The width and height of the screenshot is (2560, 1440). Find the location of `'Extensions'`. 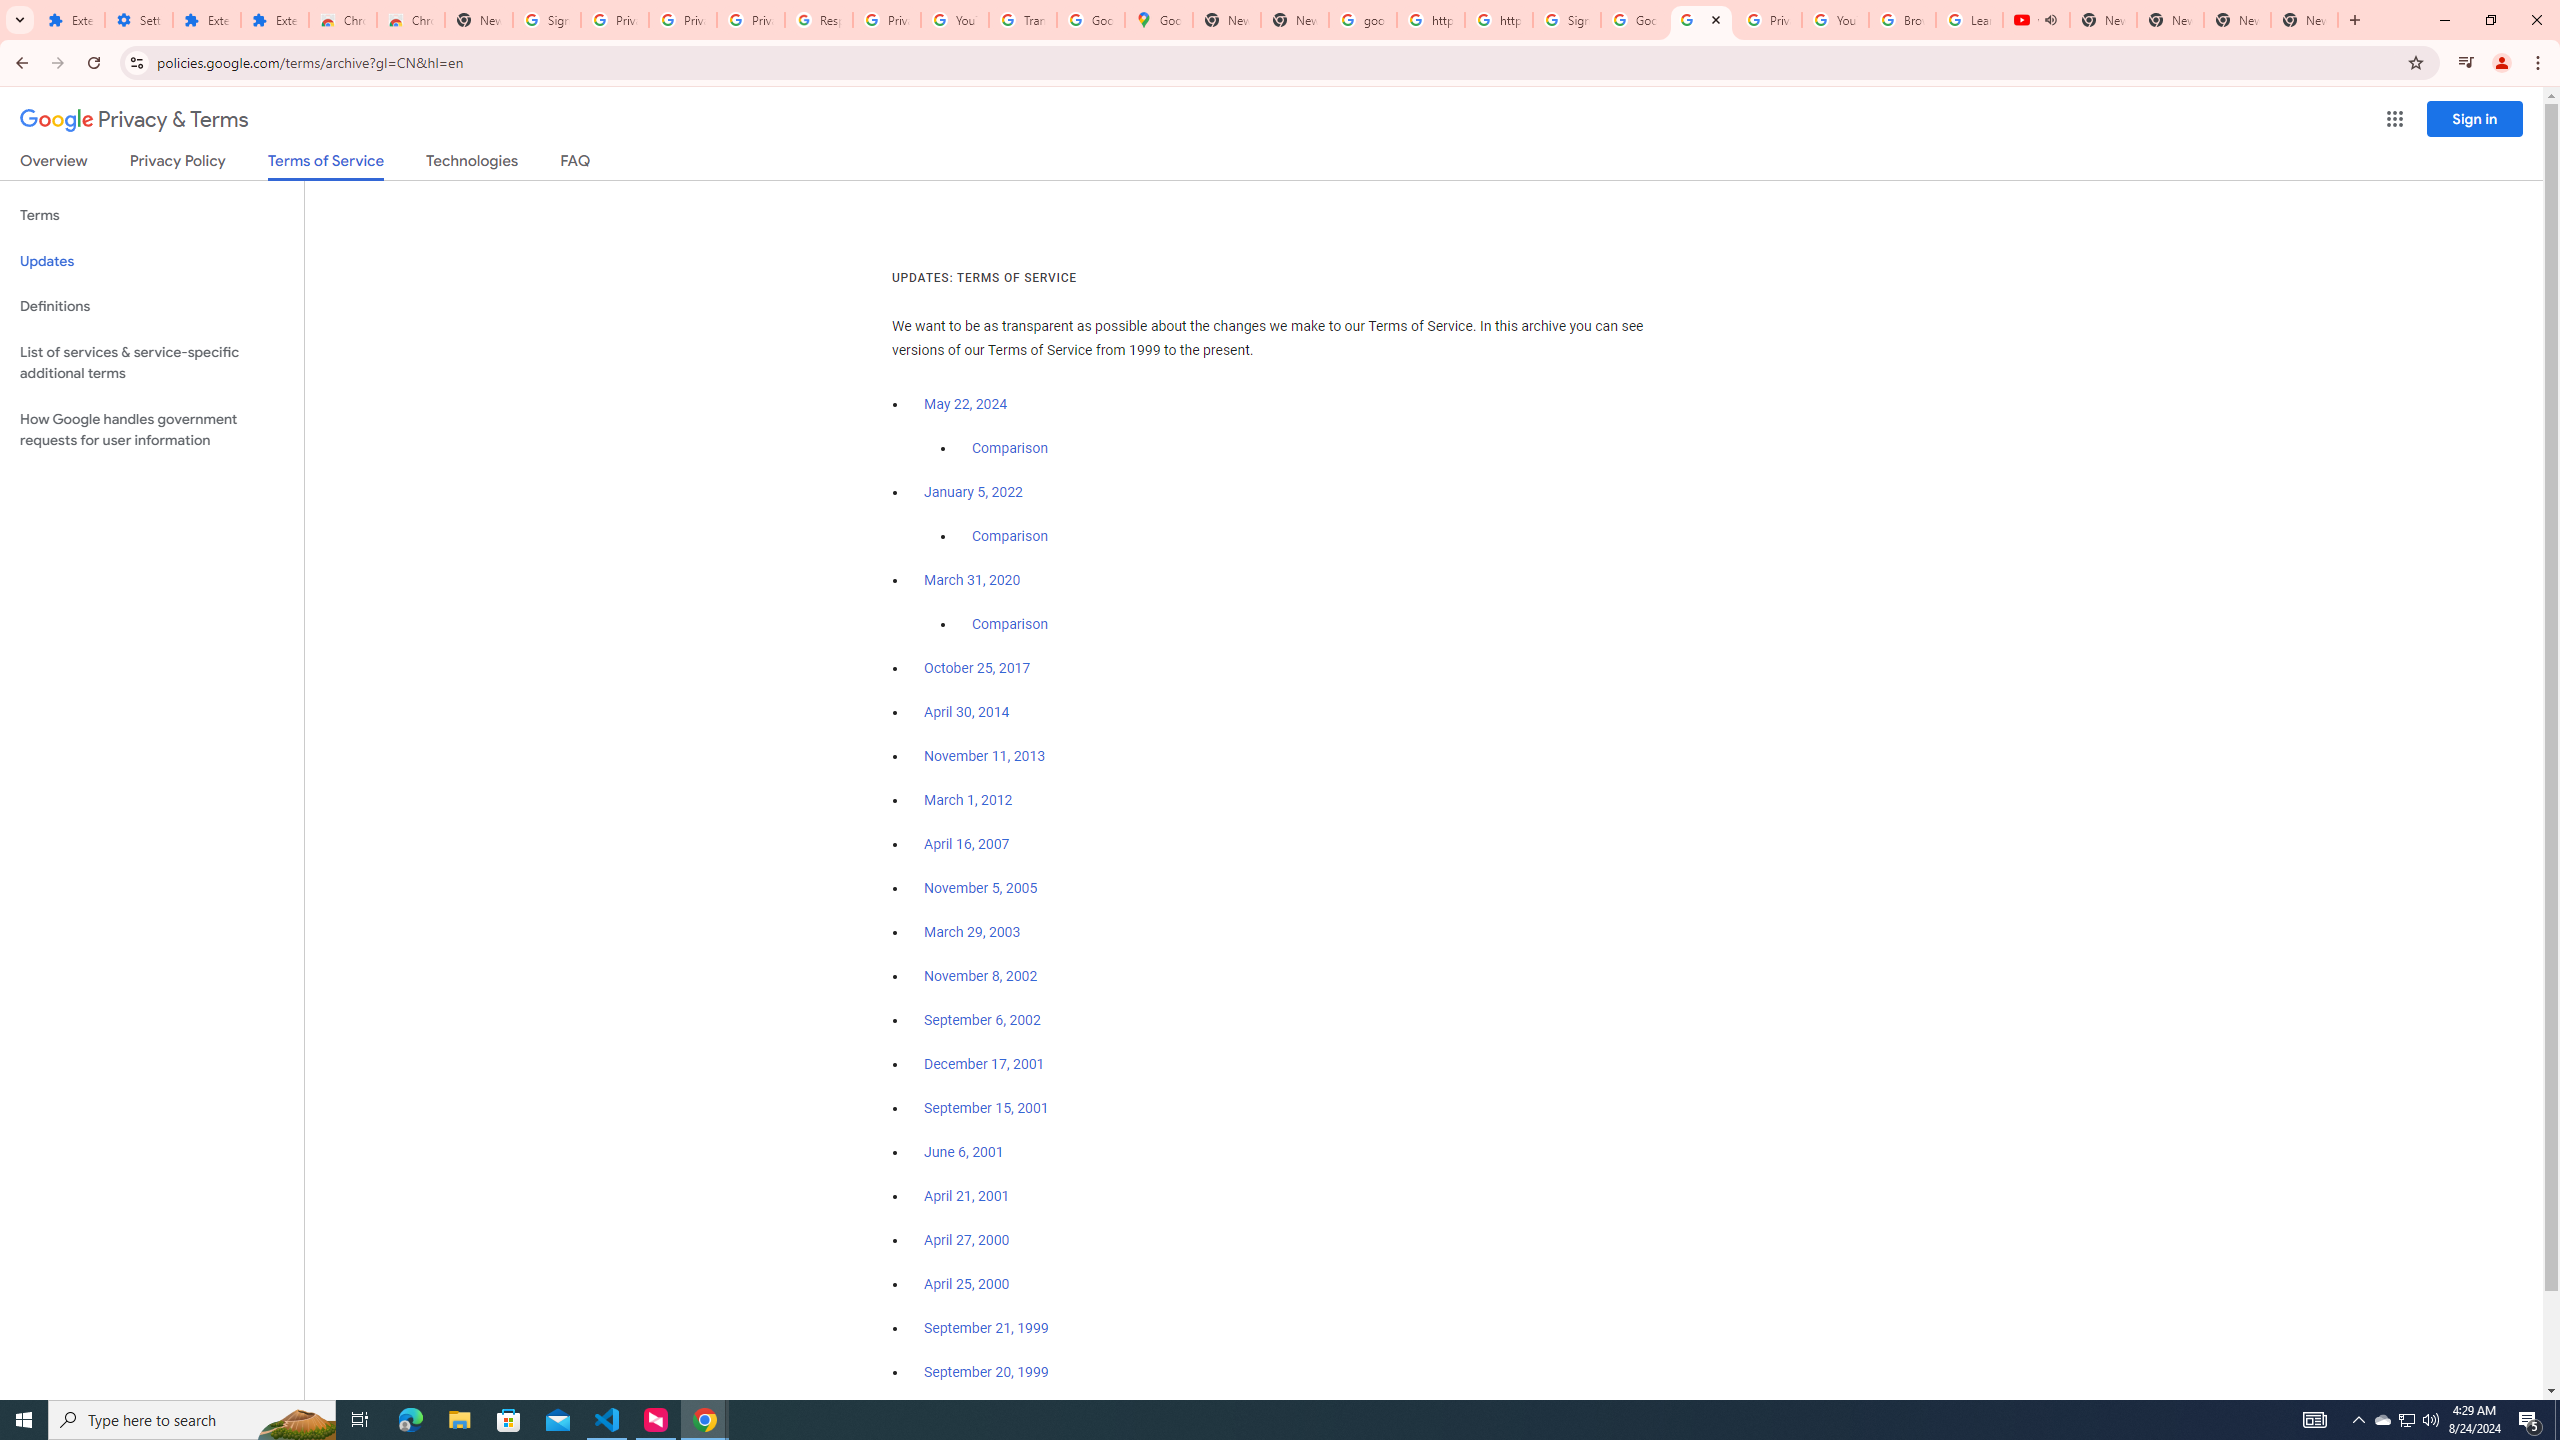

'Extensions' is located at coordinates (274, 19).